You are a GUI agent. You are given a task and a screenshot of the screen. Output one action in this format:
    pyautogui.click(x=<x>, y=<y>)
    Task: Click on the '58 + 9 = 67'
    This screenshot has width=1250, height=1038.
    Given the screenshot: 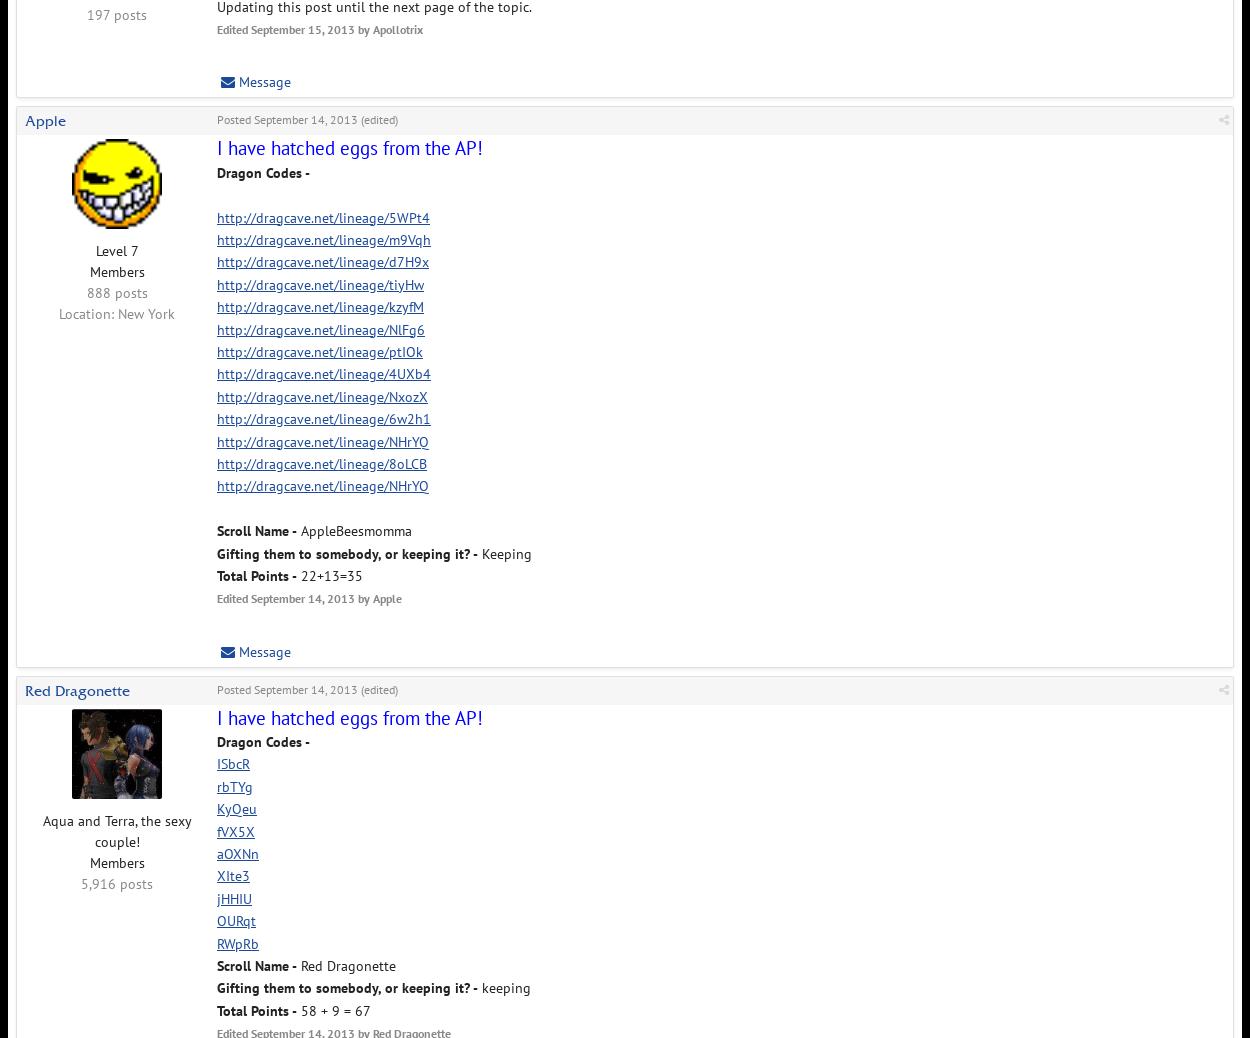 What is the action you would take?
    pyautogui.click(x=333, y=1009)
    